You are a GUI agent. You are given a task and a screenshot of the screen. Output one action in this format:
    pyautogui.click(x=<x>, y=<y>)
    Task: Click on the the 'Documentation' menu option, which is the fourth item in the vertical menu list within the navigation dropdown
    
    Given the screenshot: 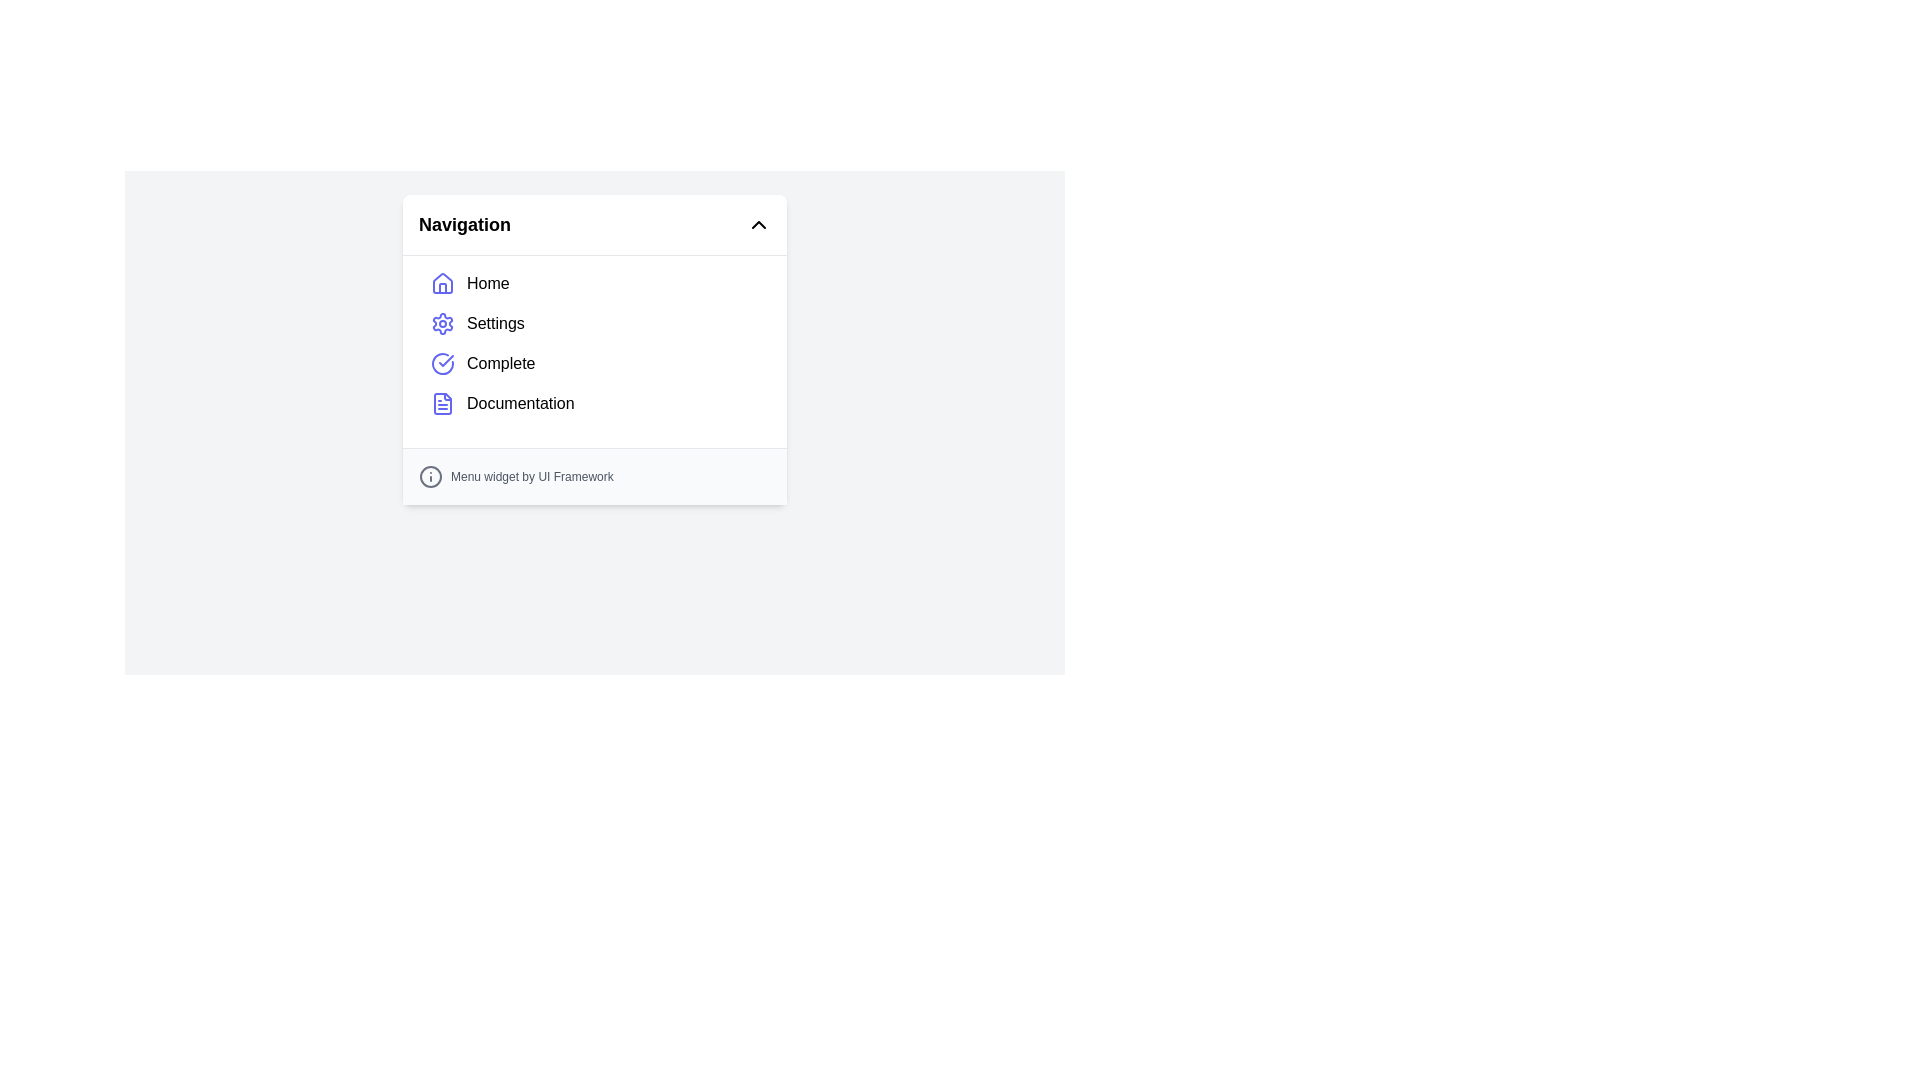 What is the action you would take?
    pyautogui.click(x=594, y=404)
    